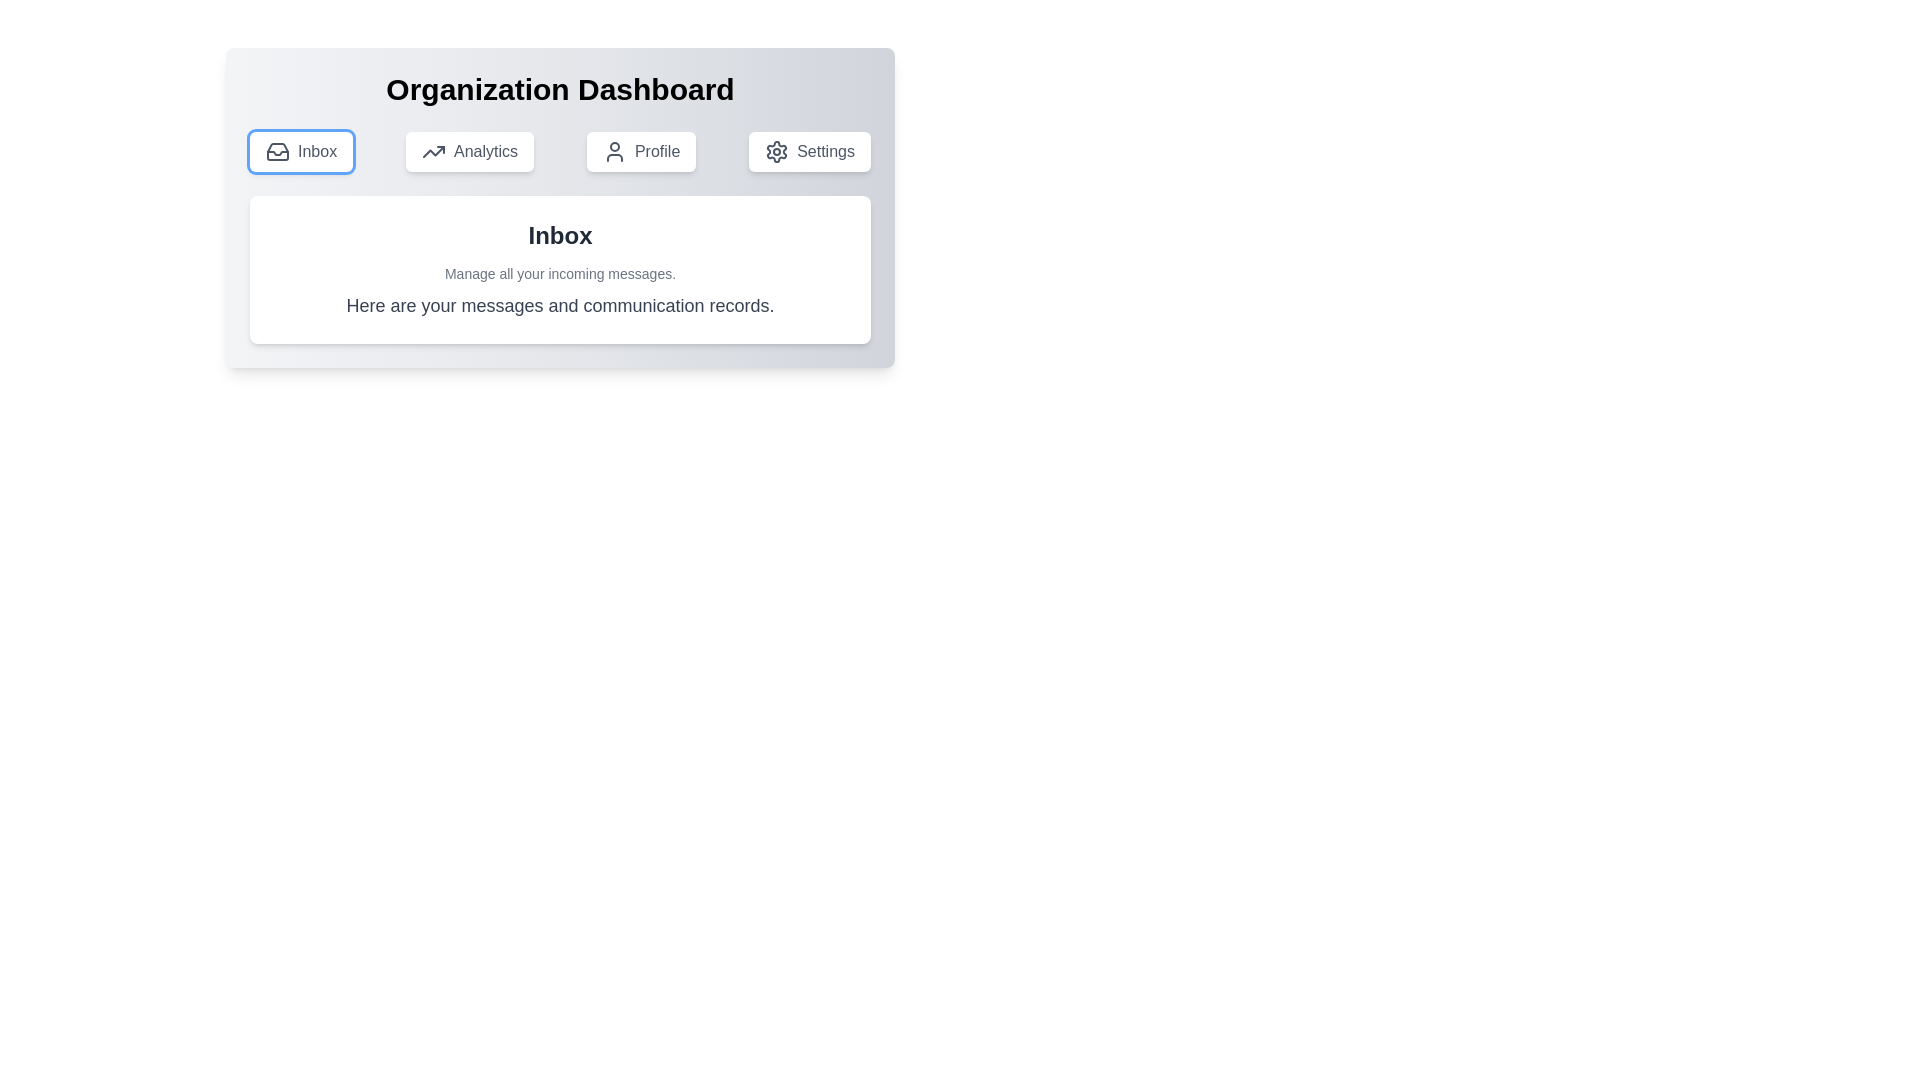 The height and width of the screenshot is (1080, 1920). Describe the element at coordinates (776, 150) in the screenshot. I see `the 'Settings' icon located in the top-right segment of the interface` at that location.